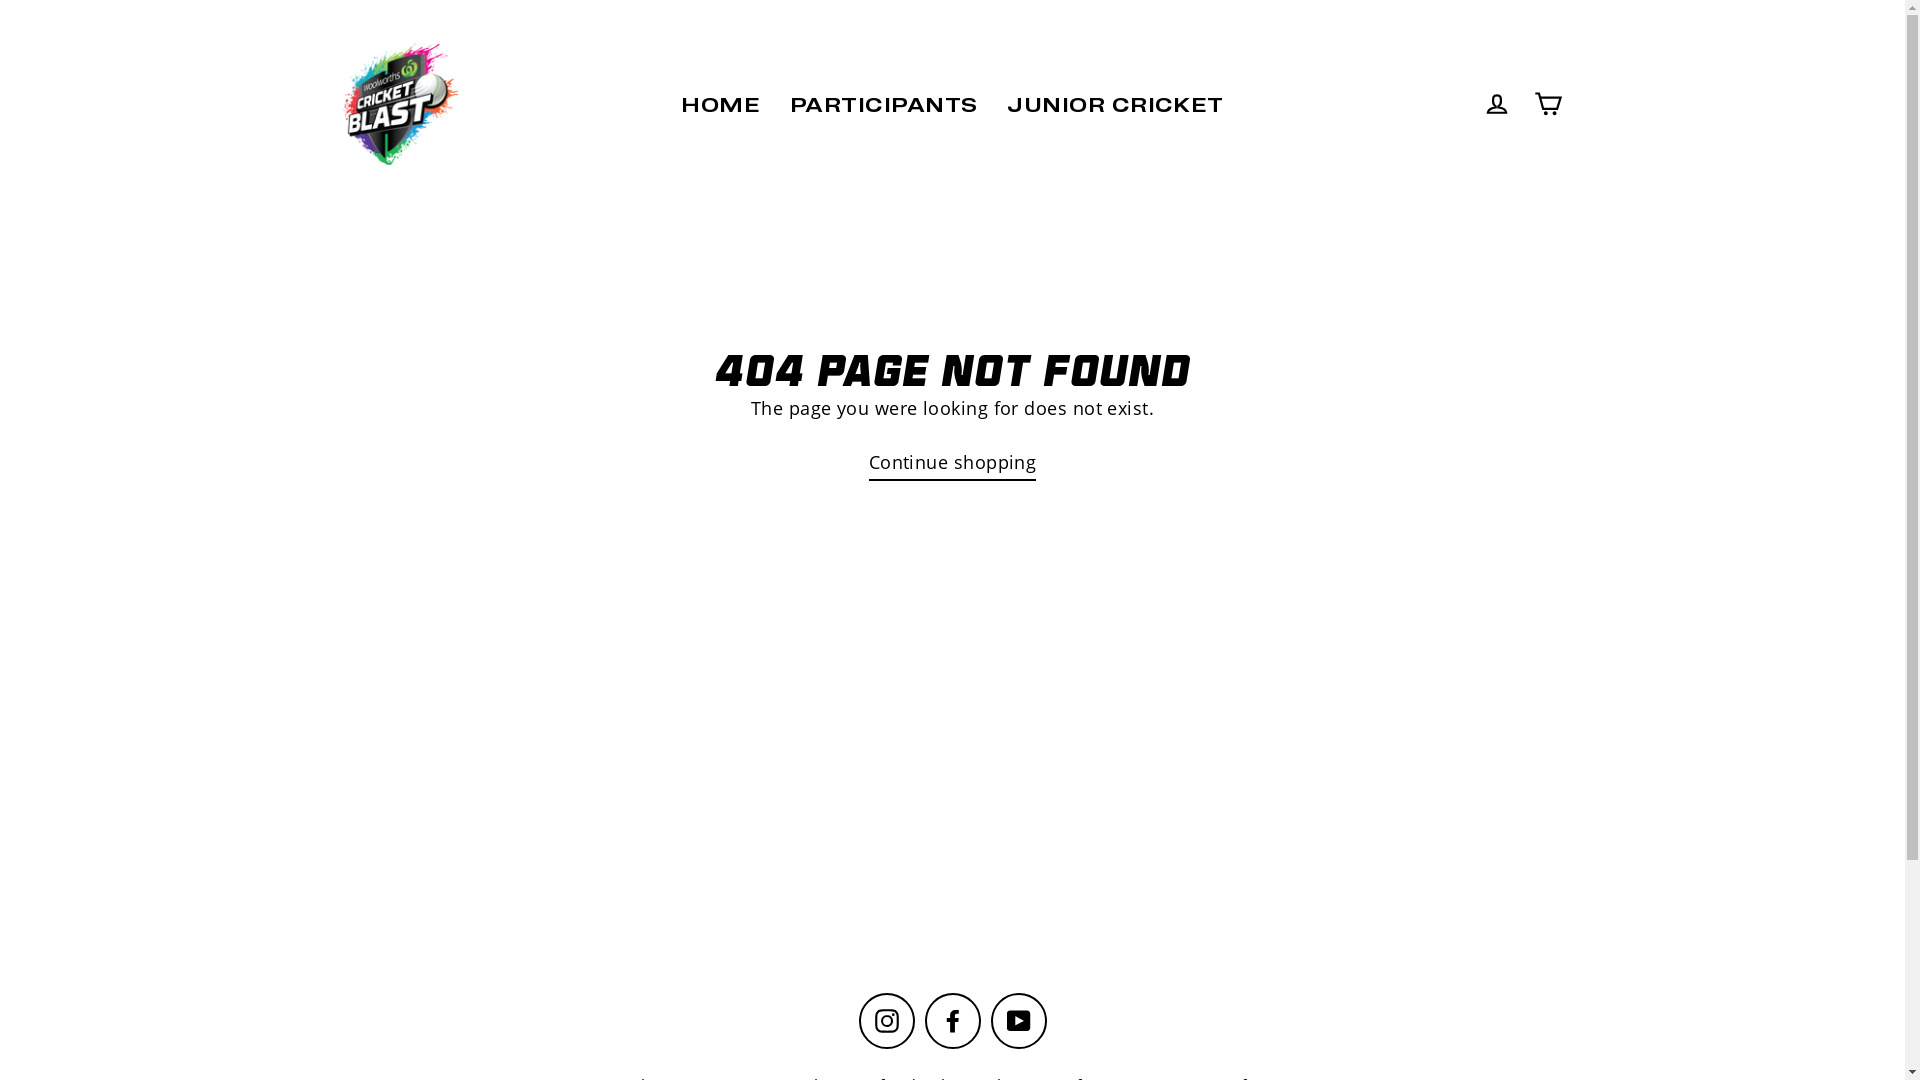  Describe the element at coordinates (950, 1021) in the screenshot. I see `'Facebook'` at that location.